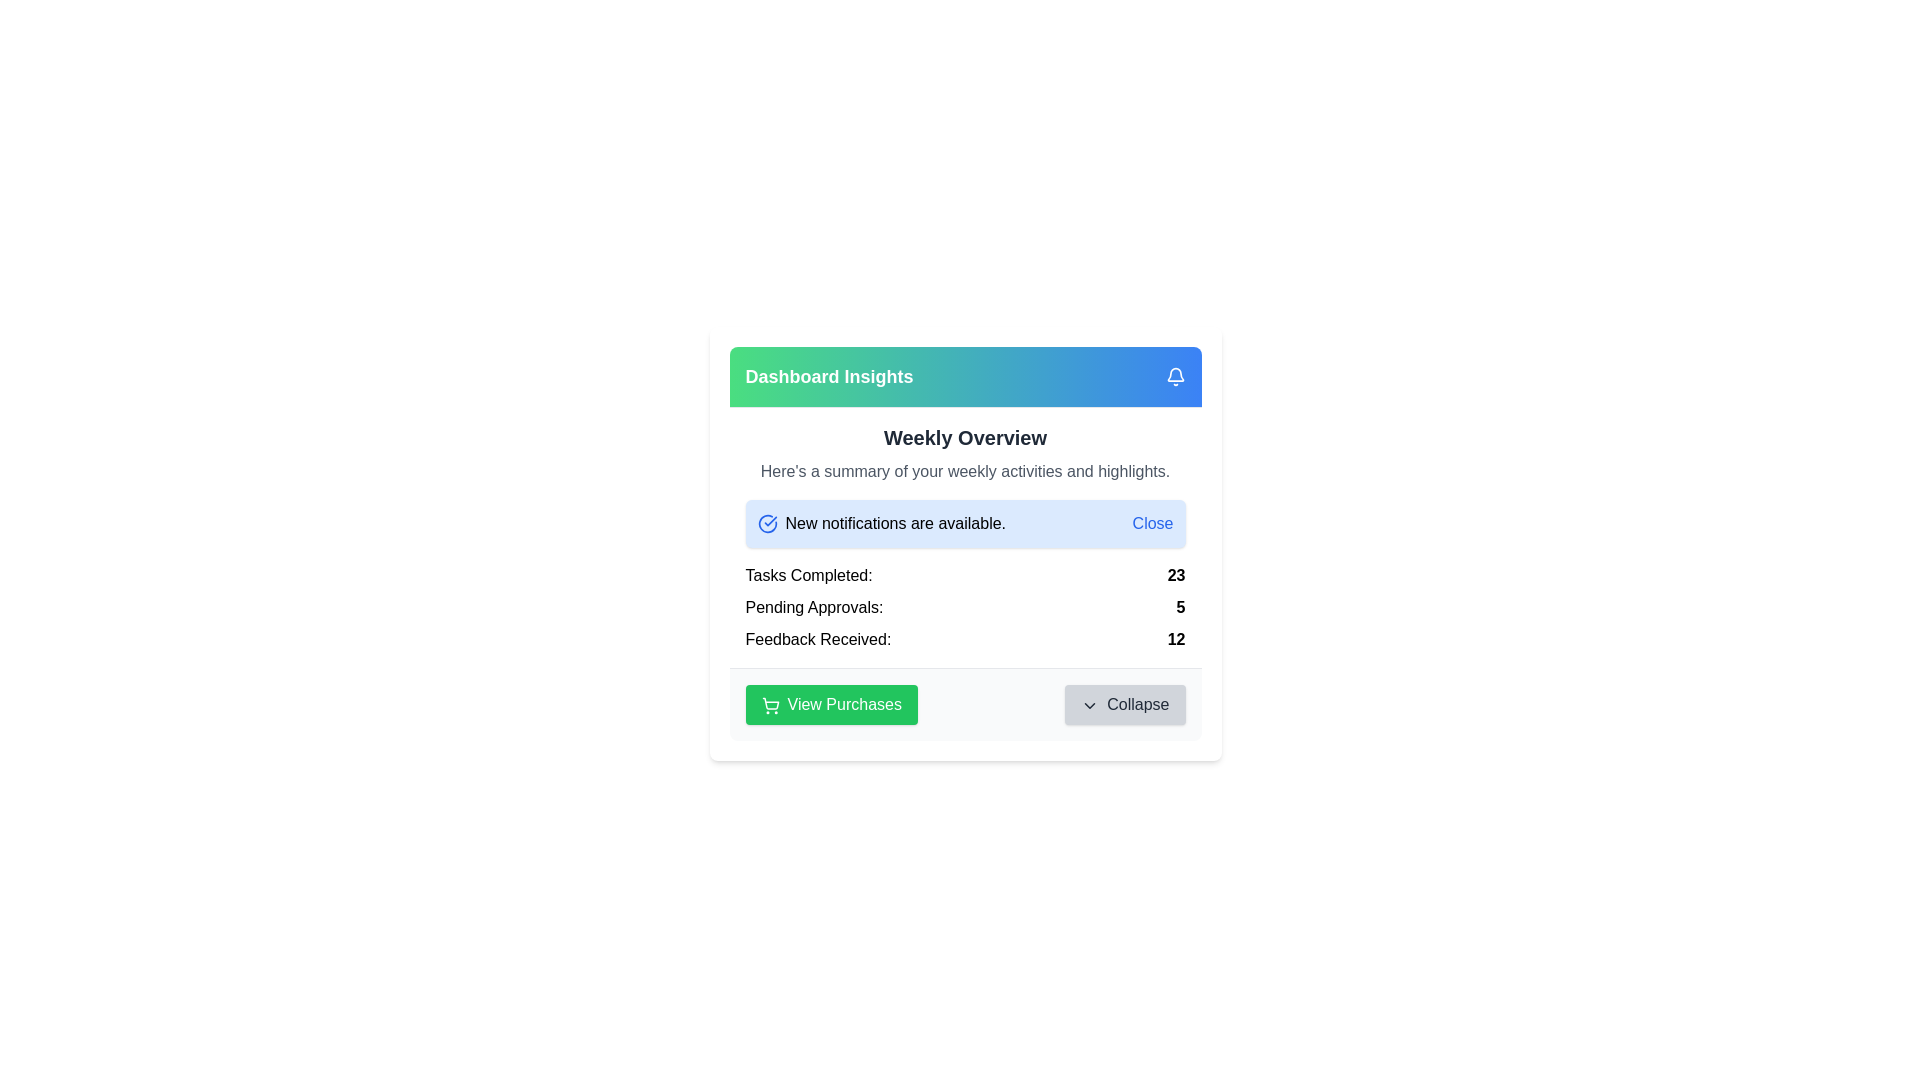 The width and height of the screenshot is (1920, 1080). I want to click on the static text element displaying the number '23' next to the label 'Tasks Completed:' in the middle section of the interface, so click(1176, 575).